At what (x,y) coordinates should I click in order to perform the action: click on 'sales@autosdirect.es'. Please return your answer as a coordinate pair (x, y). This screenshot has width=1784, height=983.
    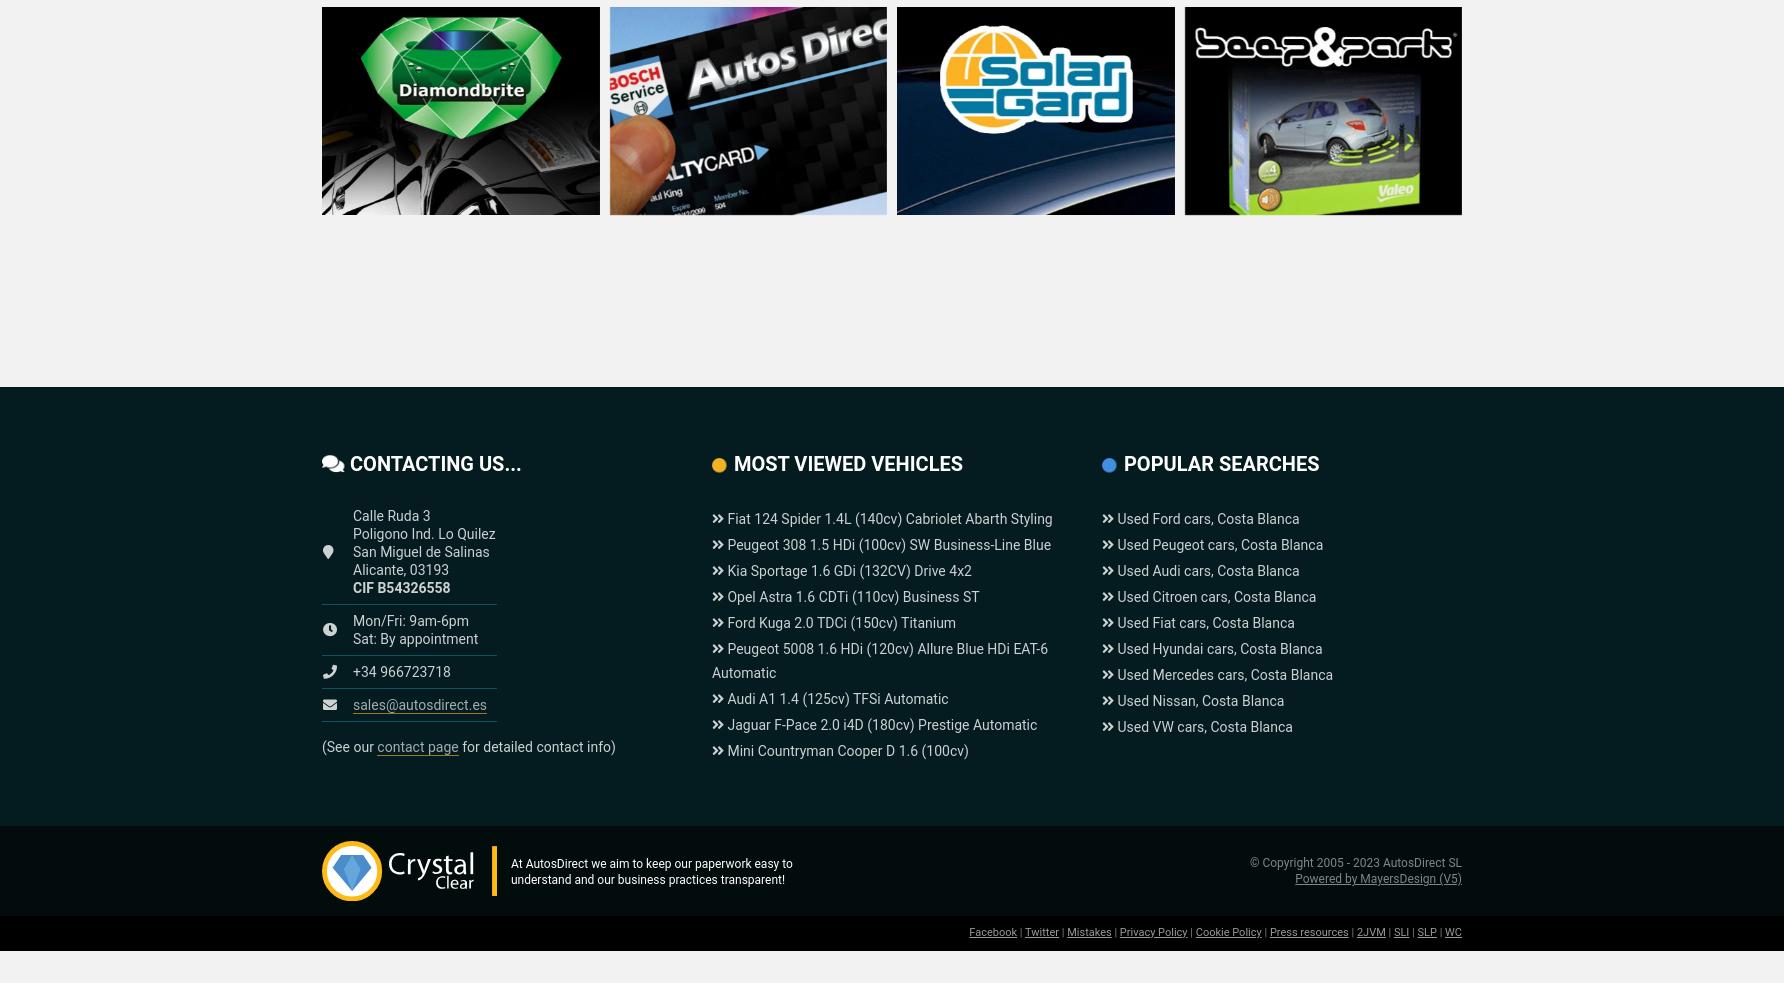
    Looking at the image, I should click on (418, 704).